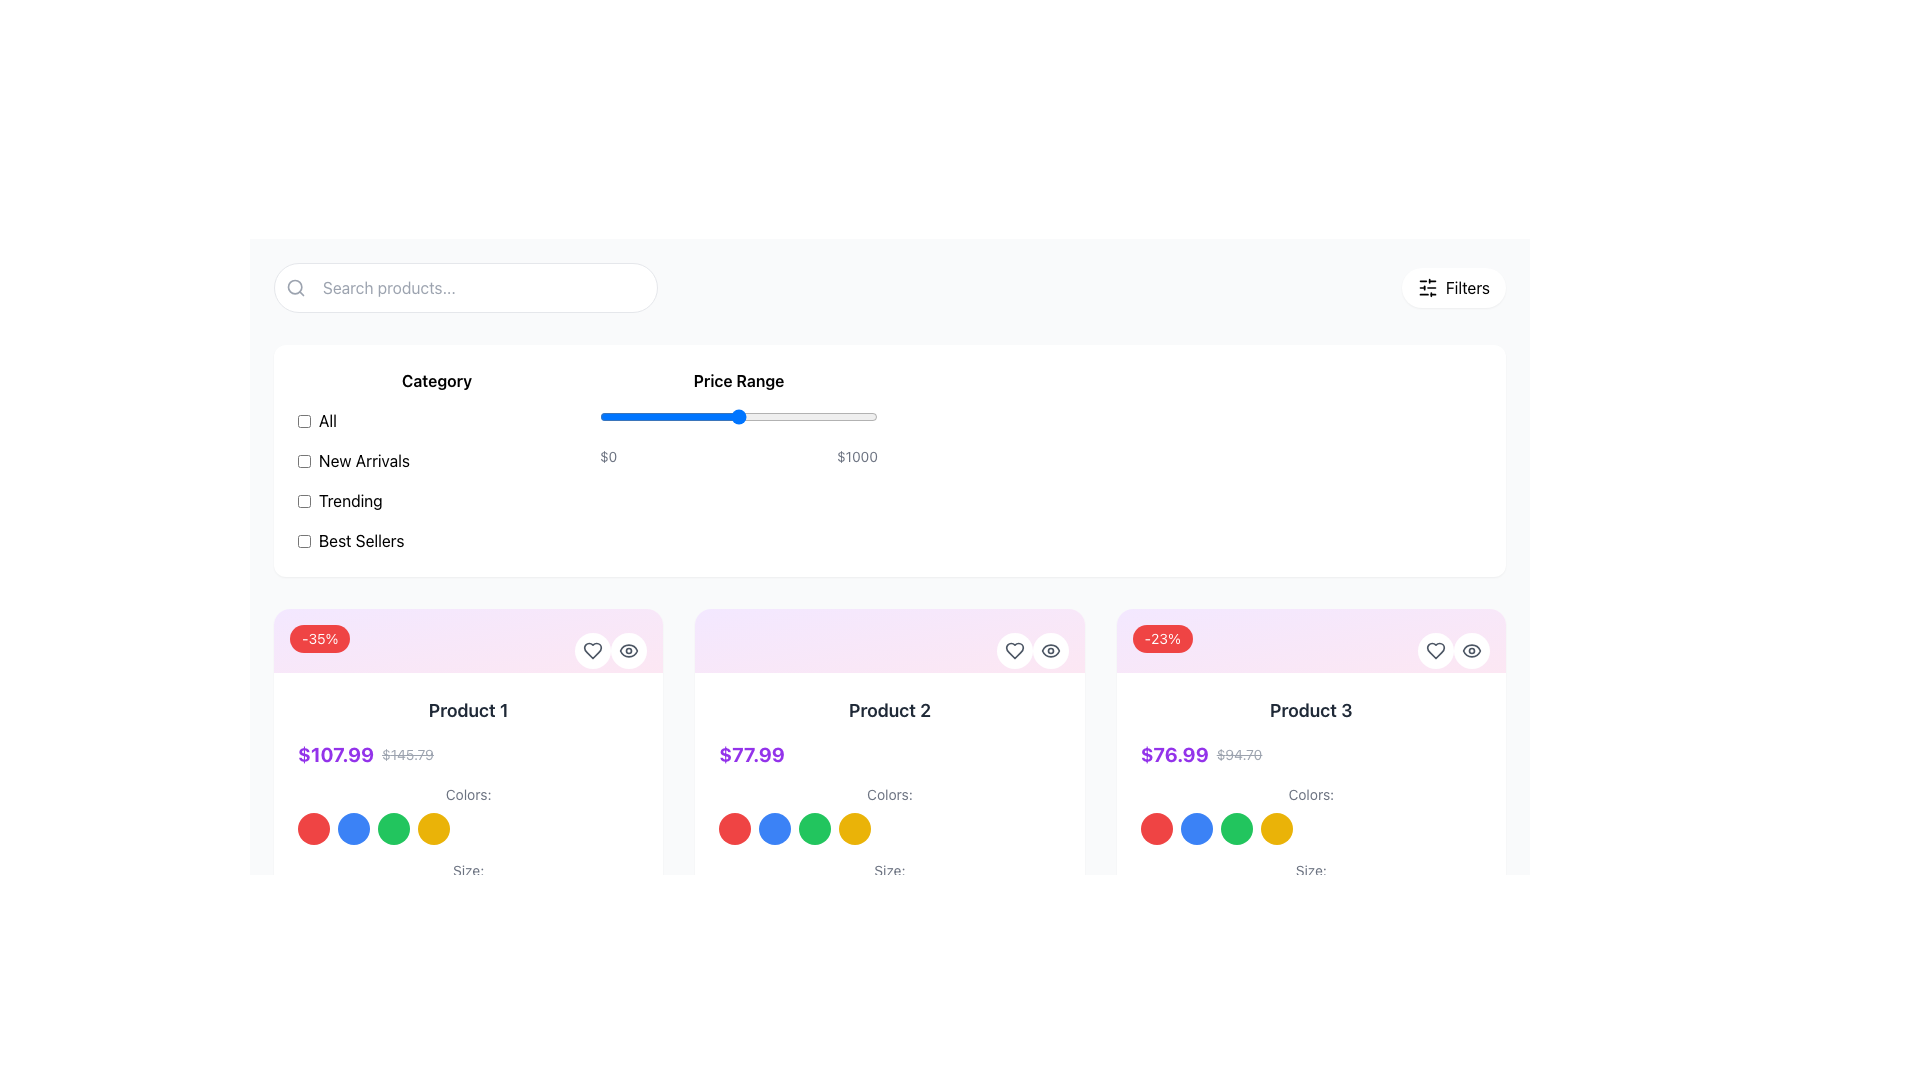 The image size is (1920, 1080). What do you see at coordinates (888, 890) in the screenshot?
I see `the 'Size:' selector options located below the 'Colors:' section of the 'Product 2' card in the middle column` at bounding box center [888, 890].